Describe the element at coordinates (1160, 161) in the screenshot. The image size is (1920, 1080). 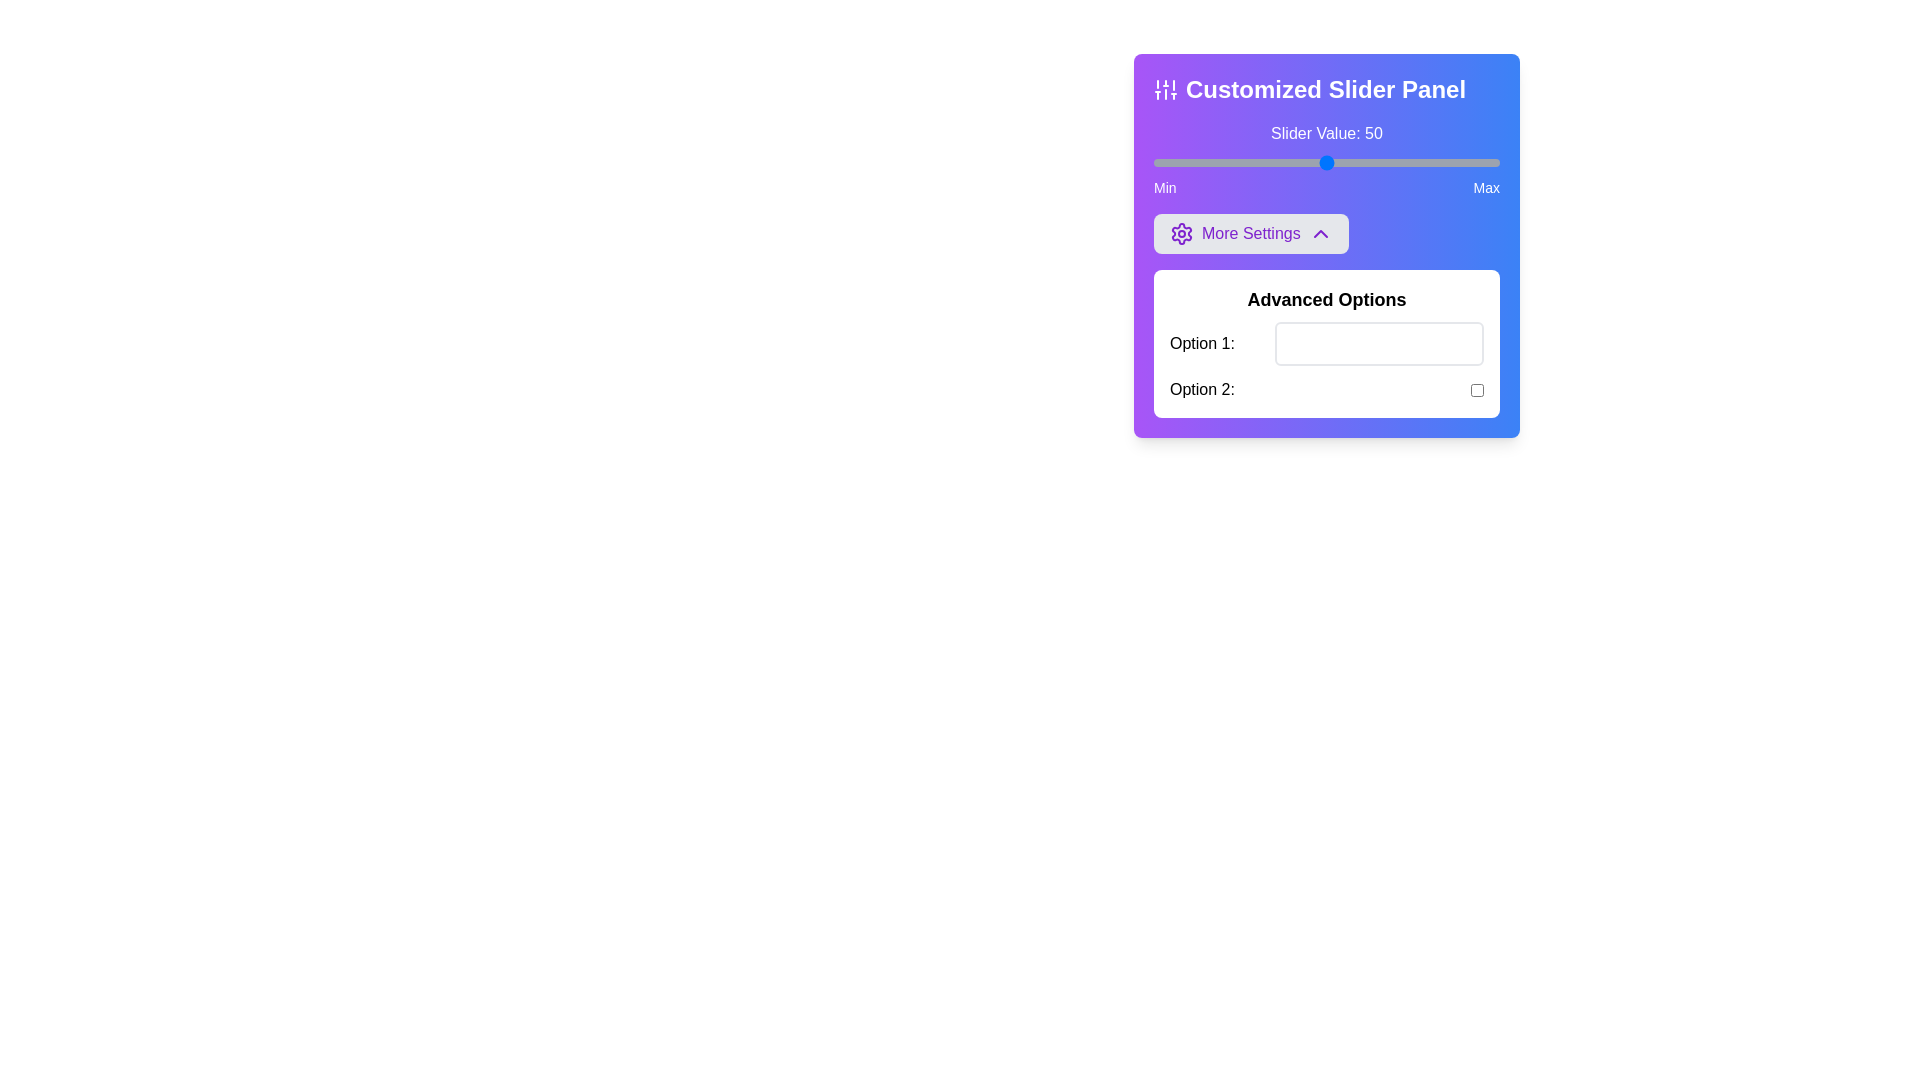
I see `the slider's value` at that location.